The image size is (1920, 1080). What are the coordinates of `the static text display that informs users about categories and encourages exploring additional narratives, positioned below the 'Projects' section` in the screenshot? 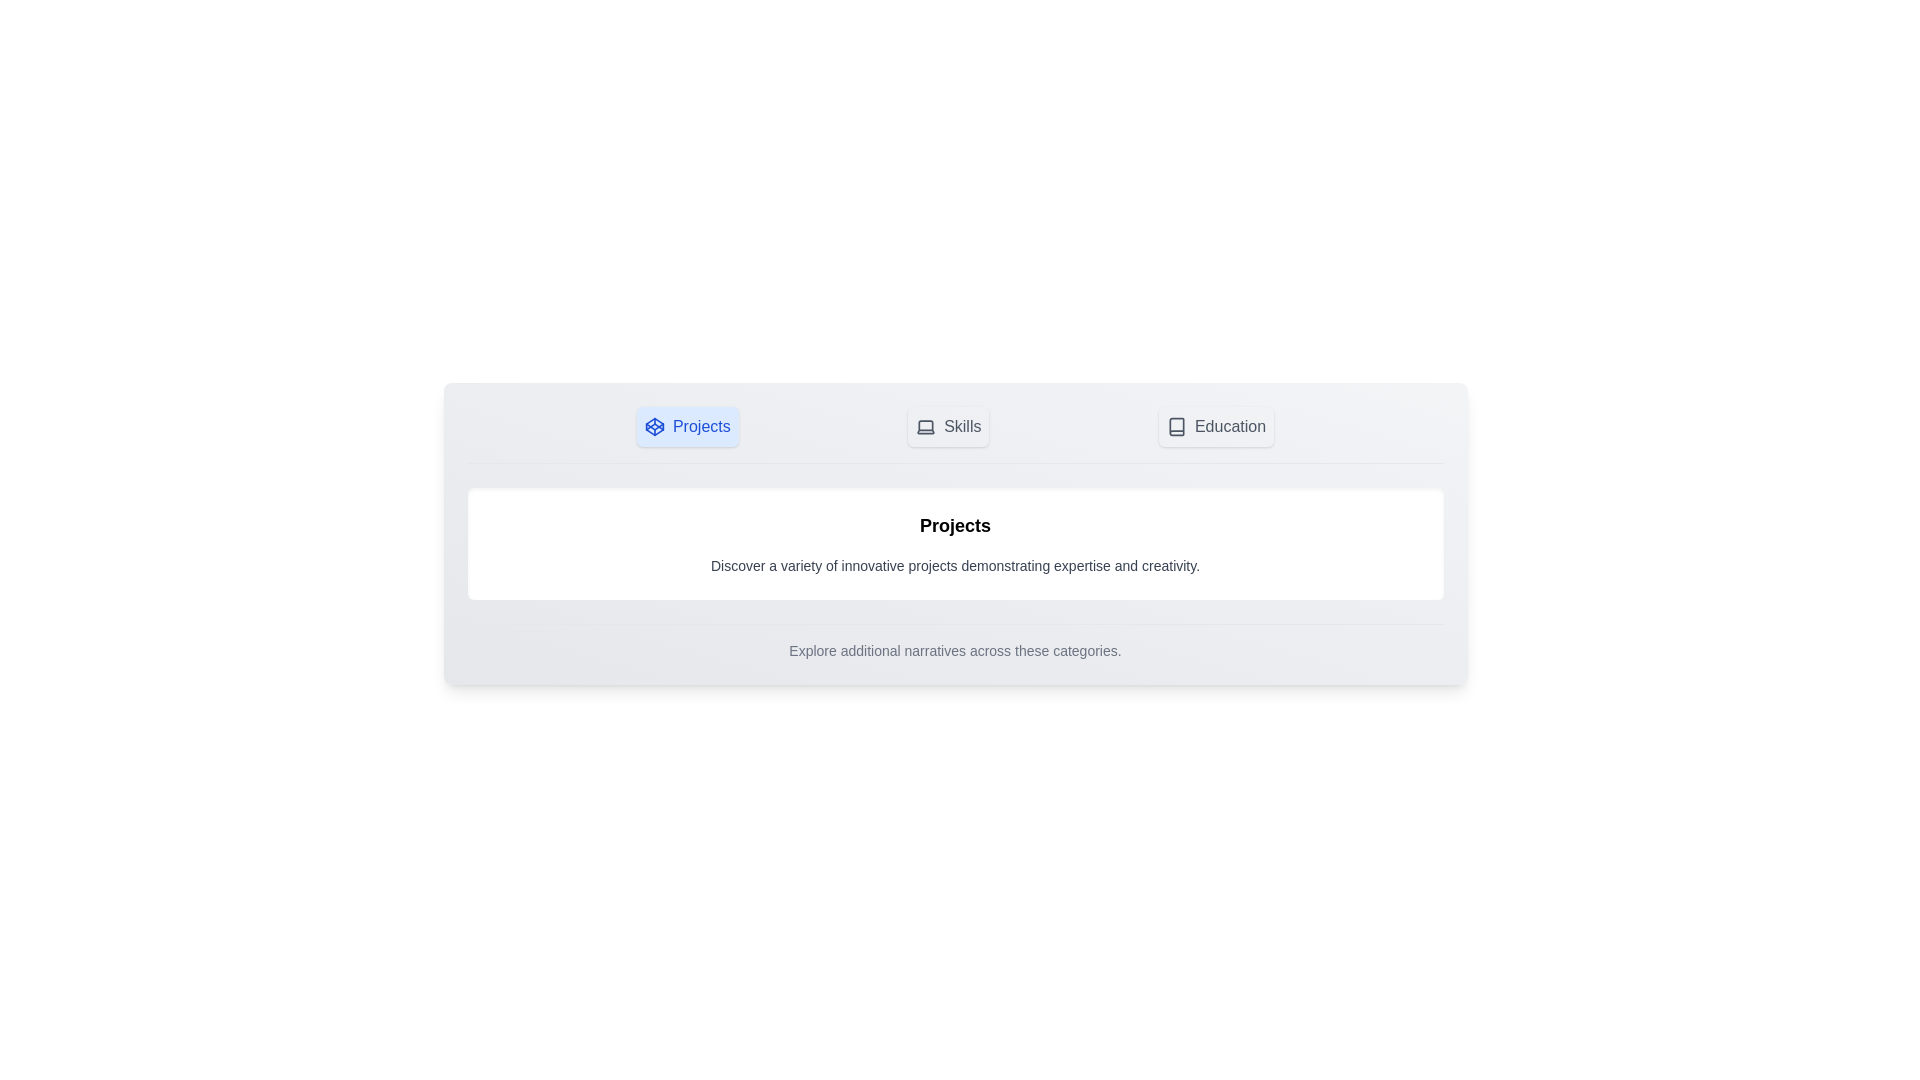 It's located at (954, 642).